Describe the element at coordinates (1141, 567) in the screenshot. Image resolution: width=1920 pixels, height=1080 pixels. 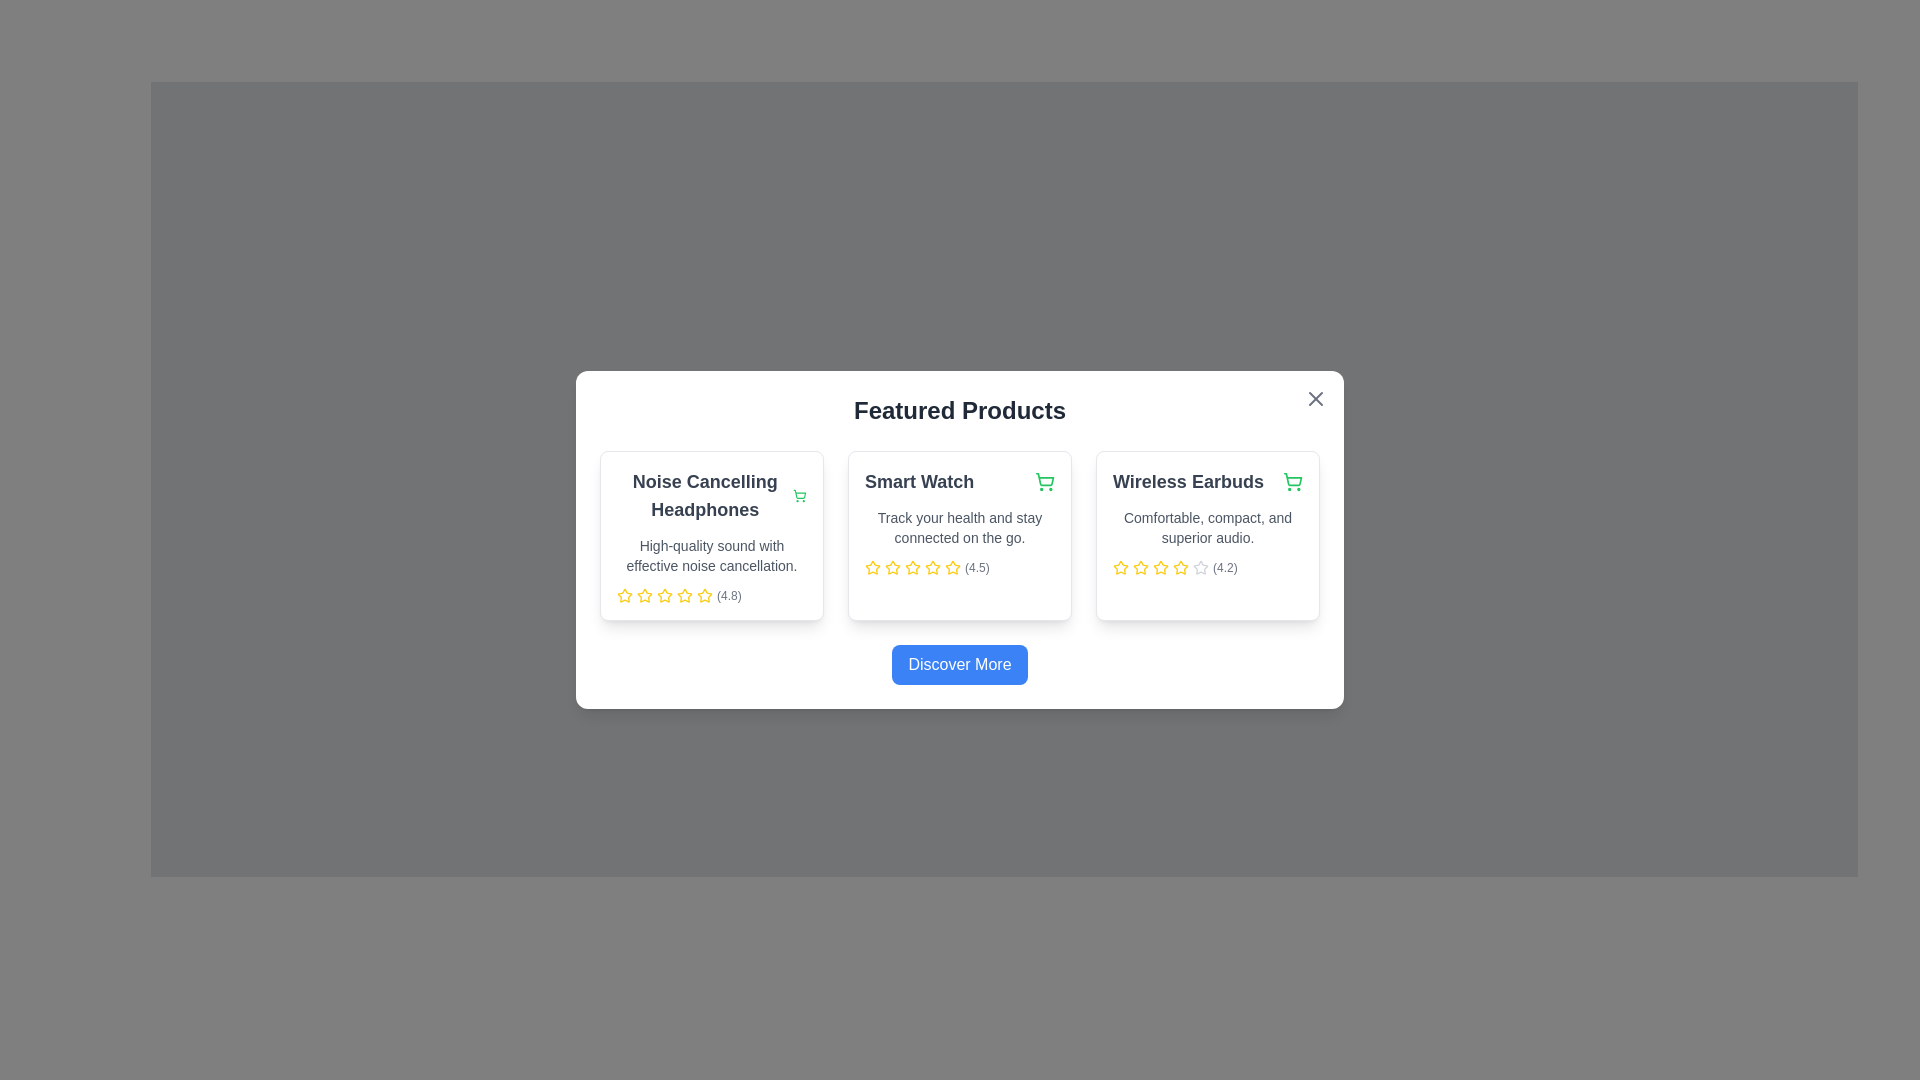
I see `the third star icon in the 5-star rating system for the 'Wireless Earbuds' product, which has a yellow outline and indicates a partial rating` at that location.